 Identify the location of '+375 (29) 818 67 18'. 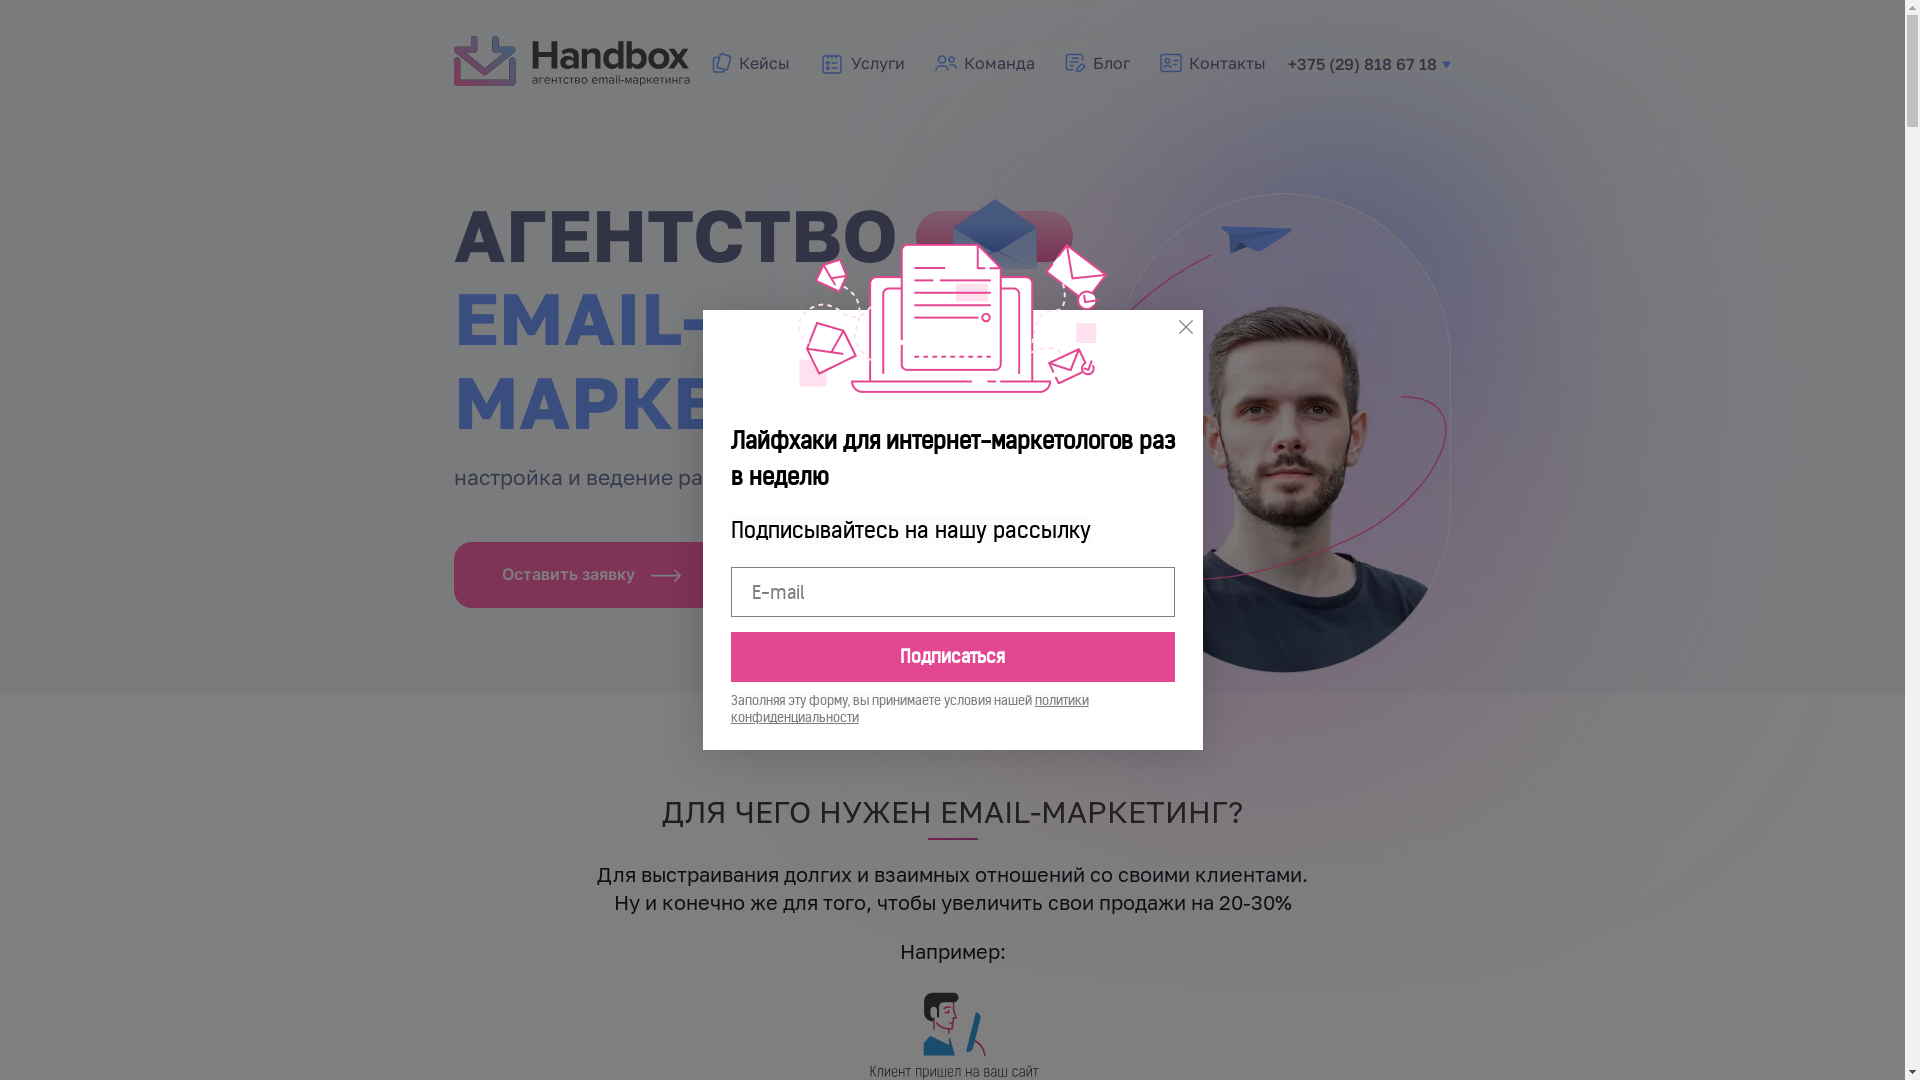
(1368, 63).